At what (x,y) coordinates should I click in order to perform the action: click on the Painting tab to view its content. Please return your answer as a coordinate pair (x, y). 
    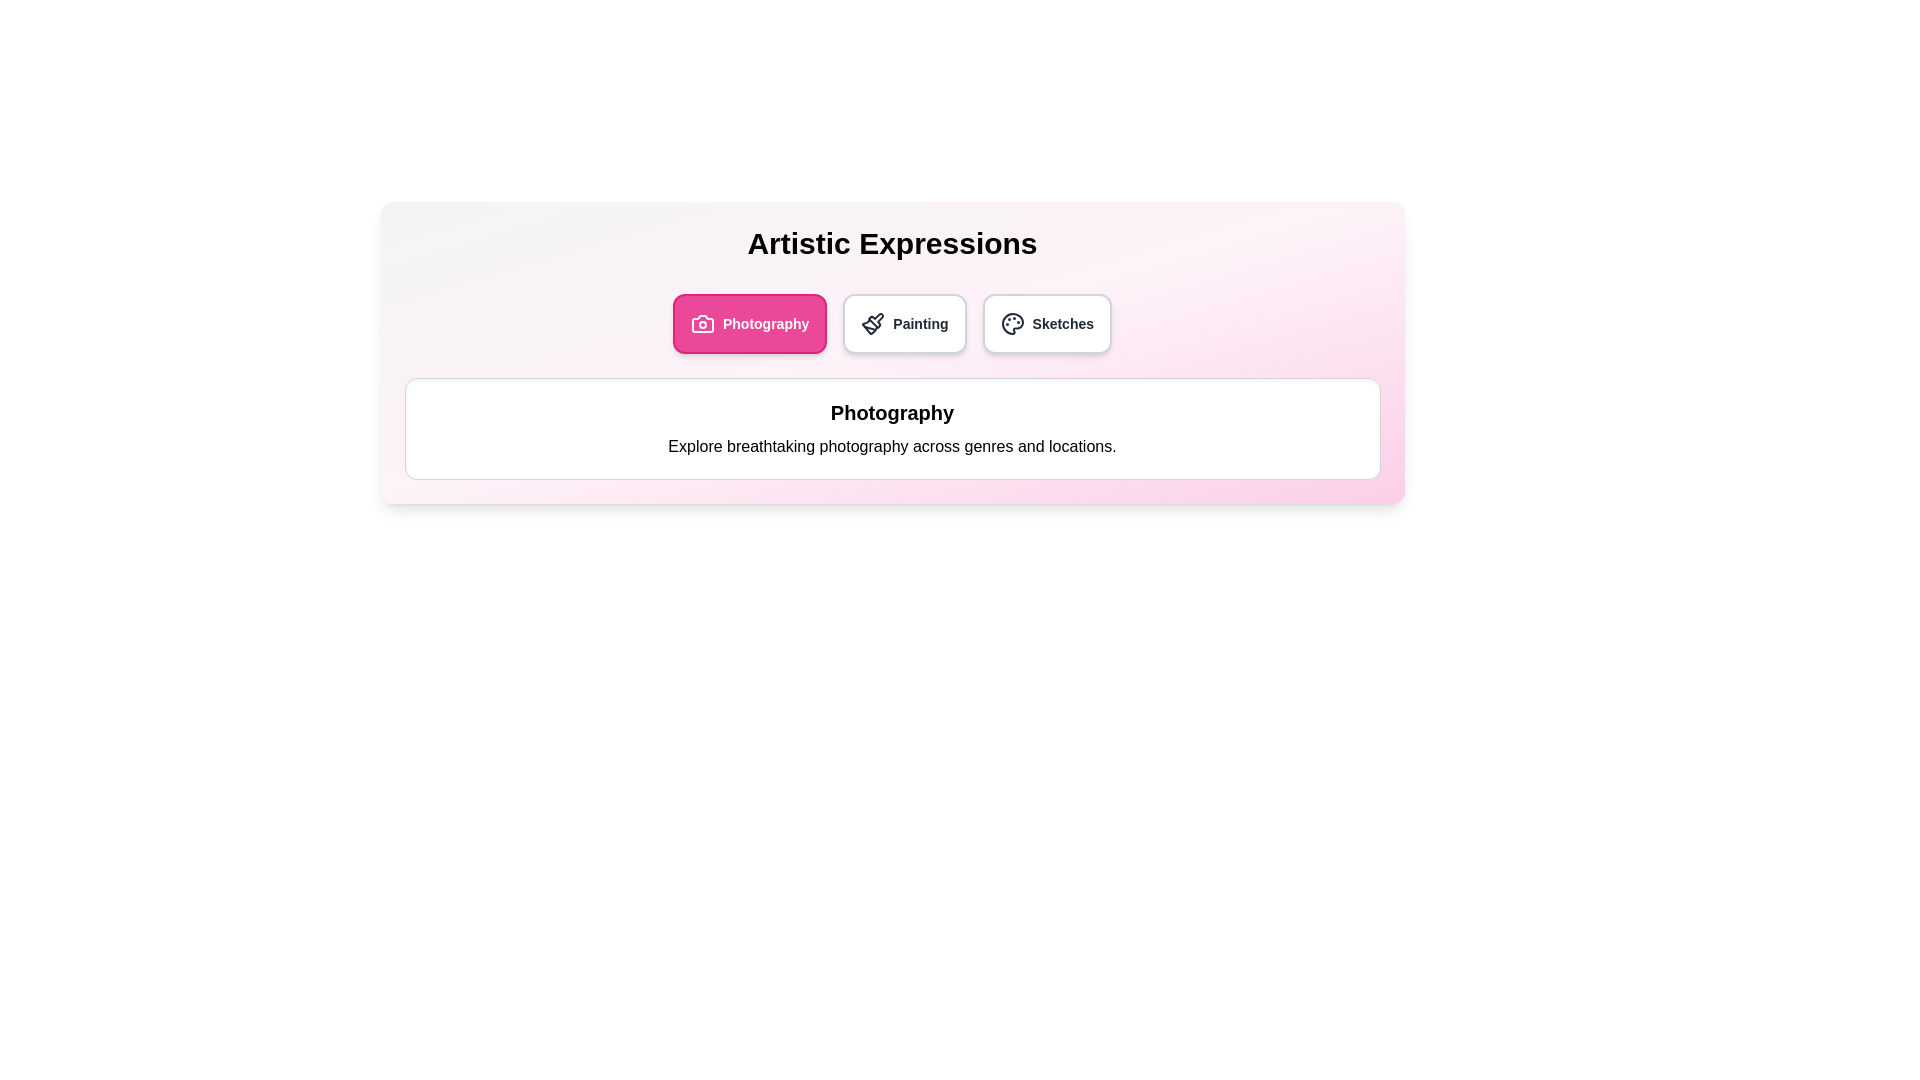
    Looking at the image, I should click on (903, 323).